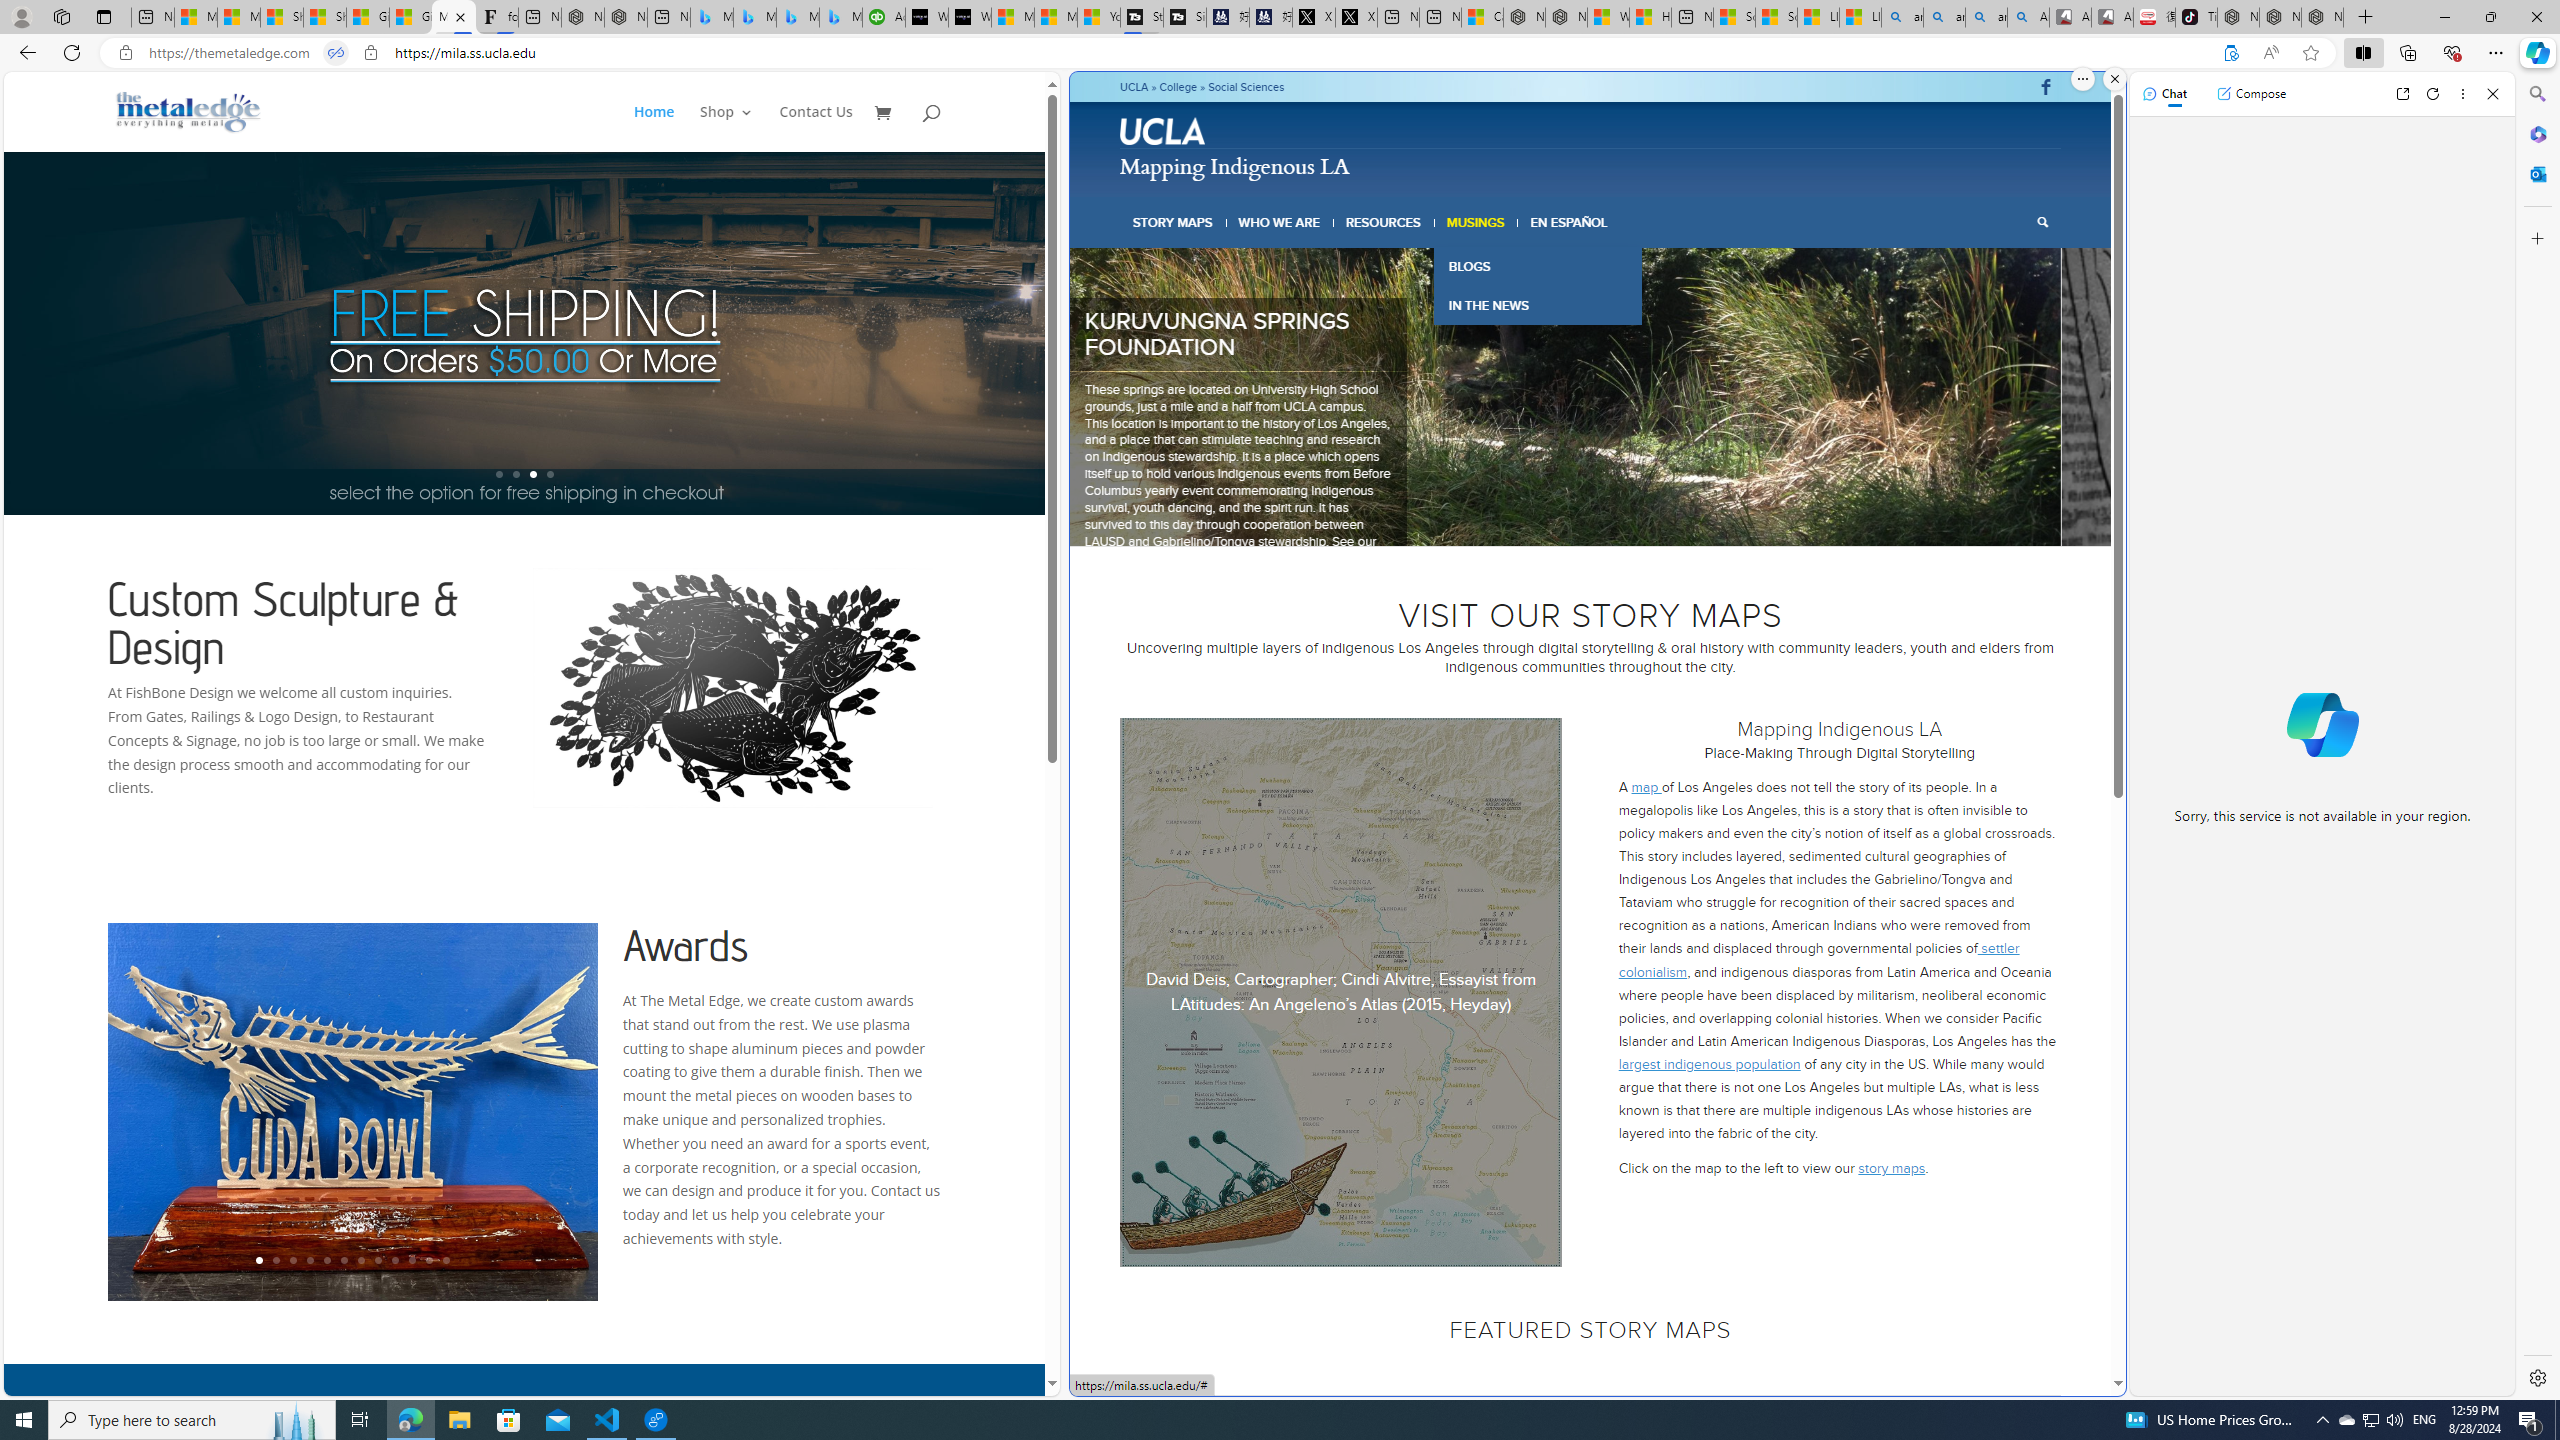  Describe the element at coordinates (1891, 1168) in the screenshot. I see `'story maps'` at that location.